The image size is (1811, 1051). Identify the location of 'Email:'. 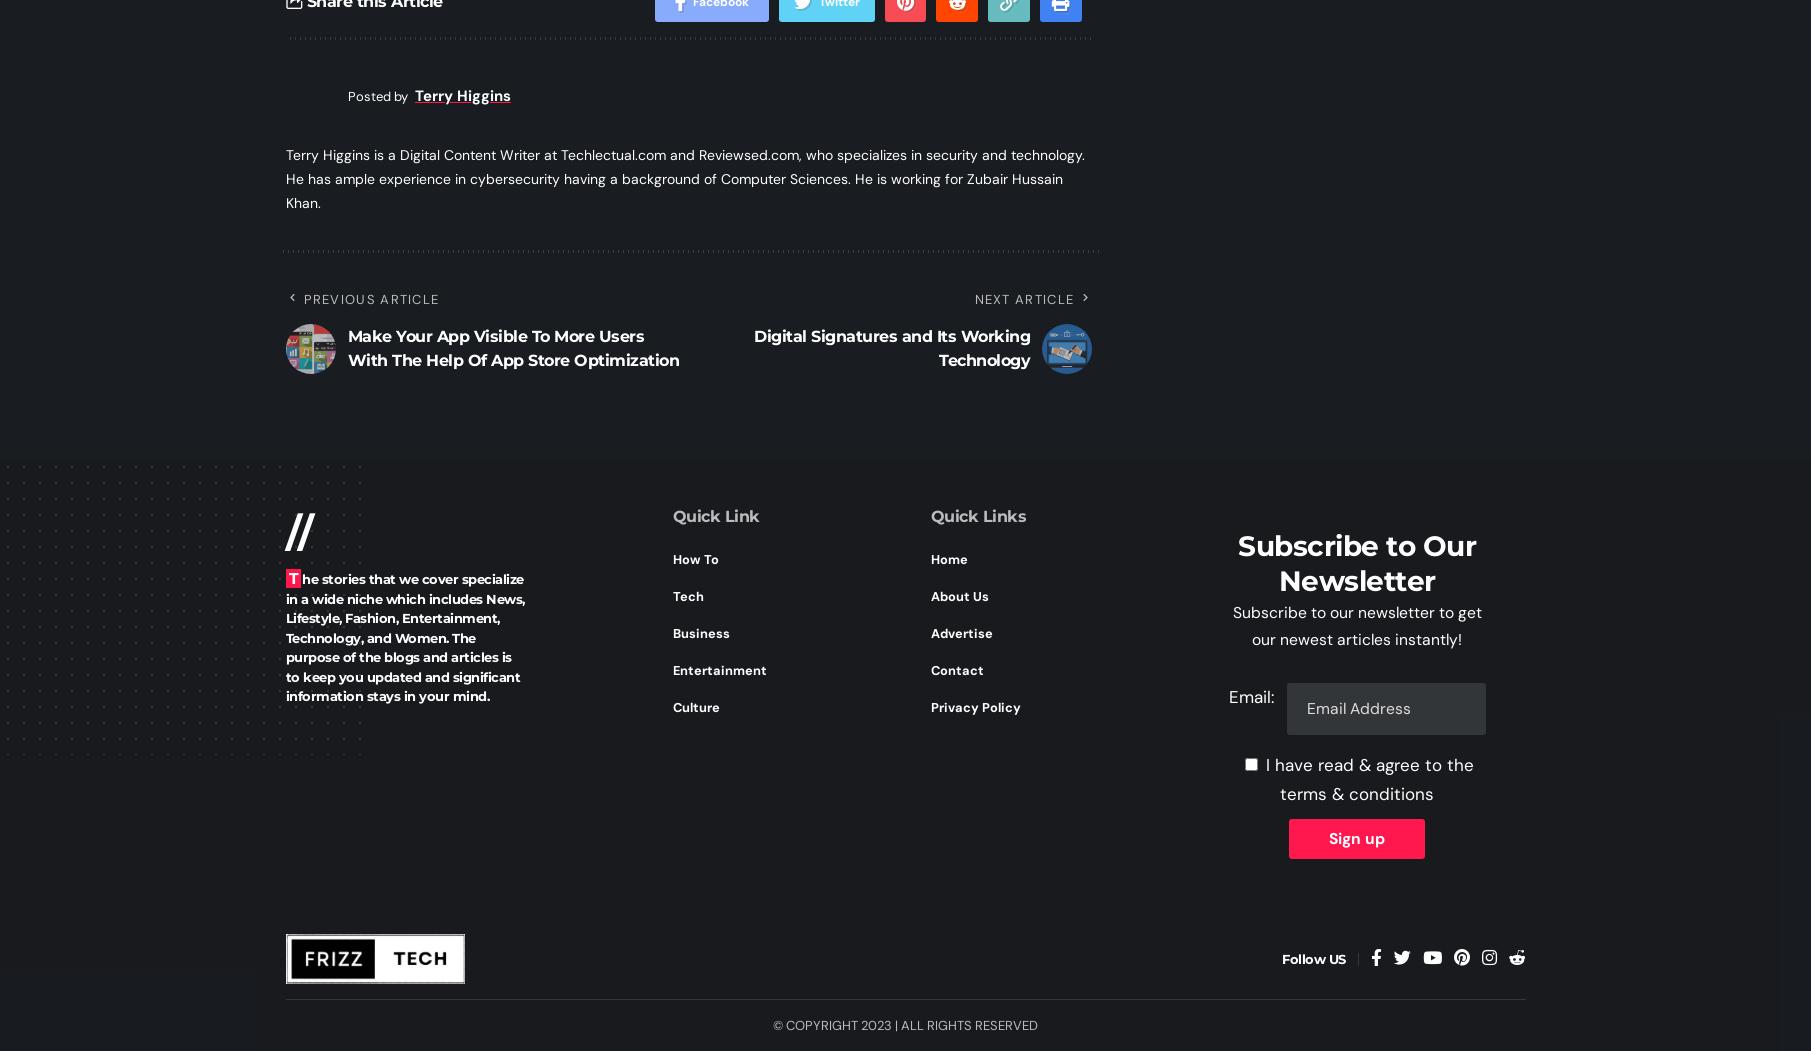
(1250, 696).